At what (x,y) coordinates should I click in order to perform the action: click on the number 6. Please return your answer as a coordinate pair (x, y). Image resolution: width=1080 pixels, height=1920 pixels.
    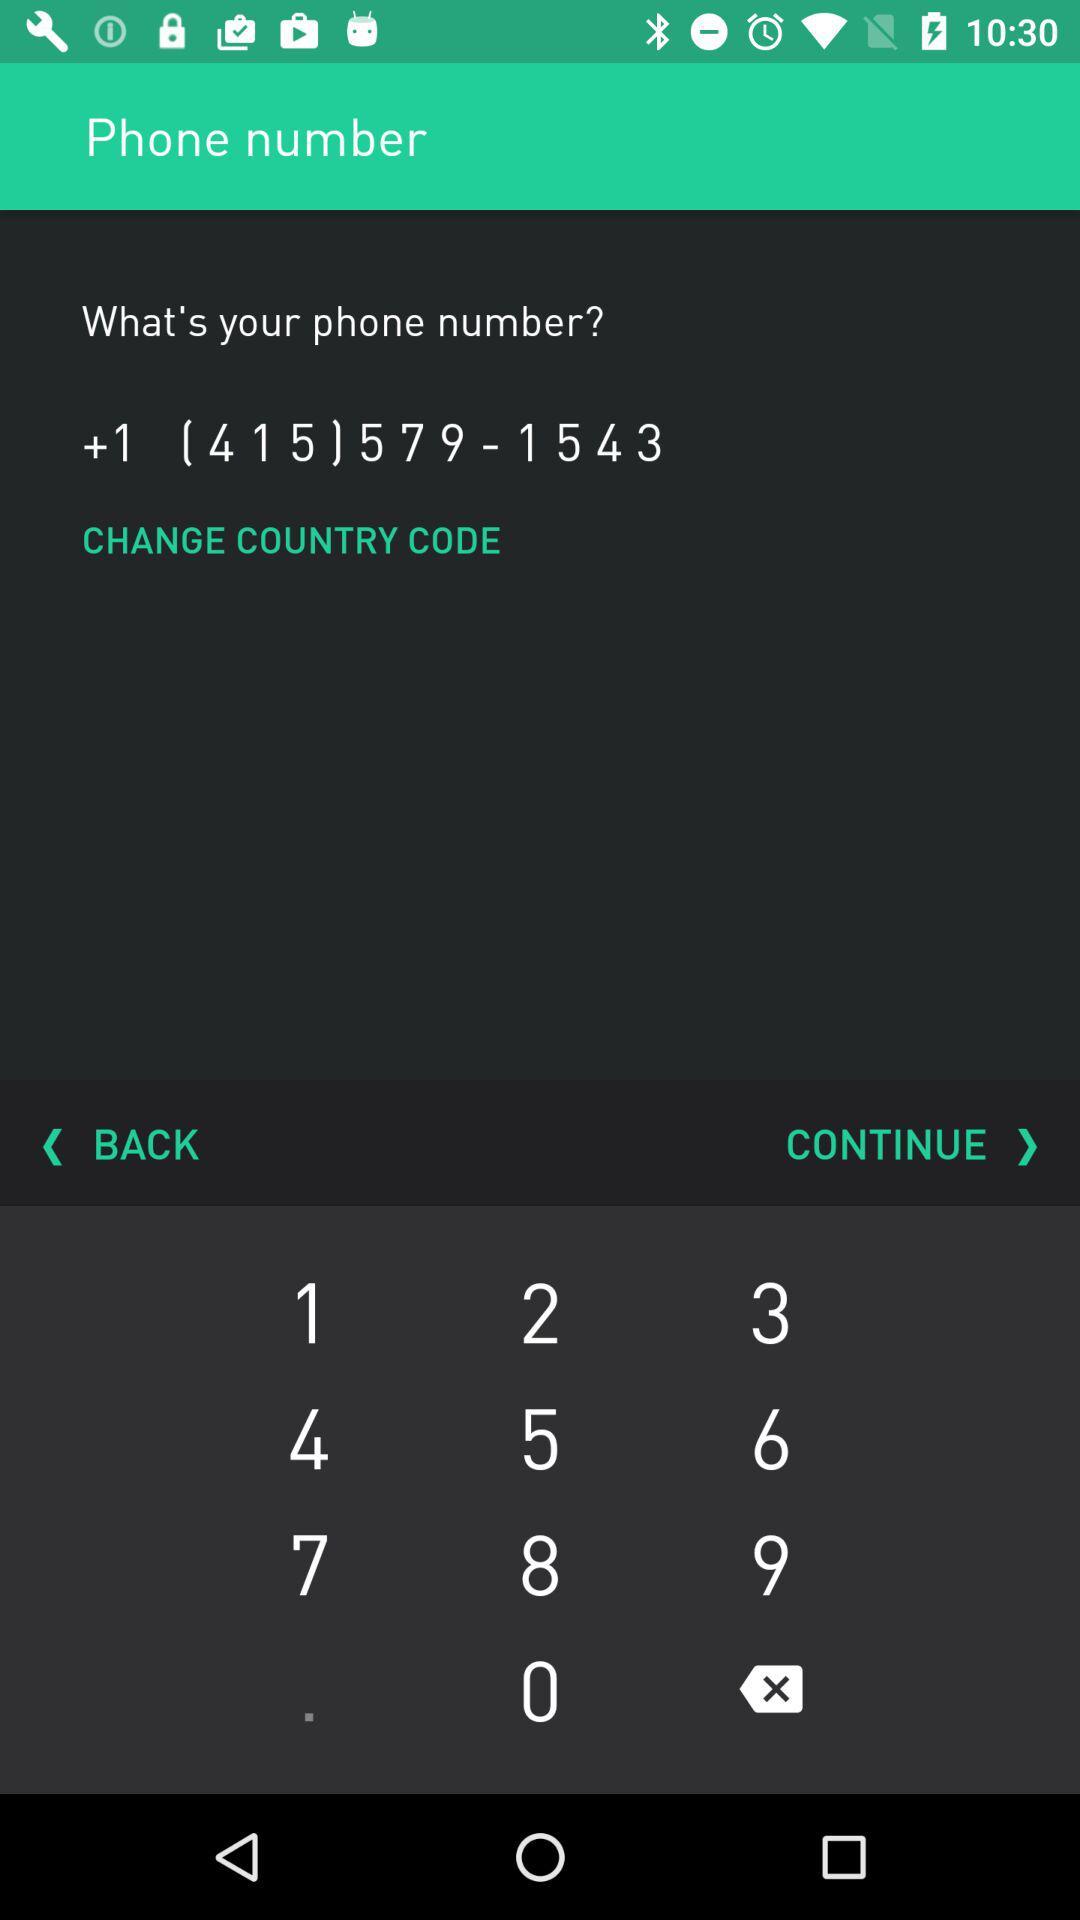
    Looking at the image, I should click on (770, 1435).